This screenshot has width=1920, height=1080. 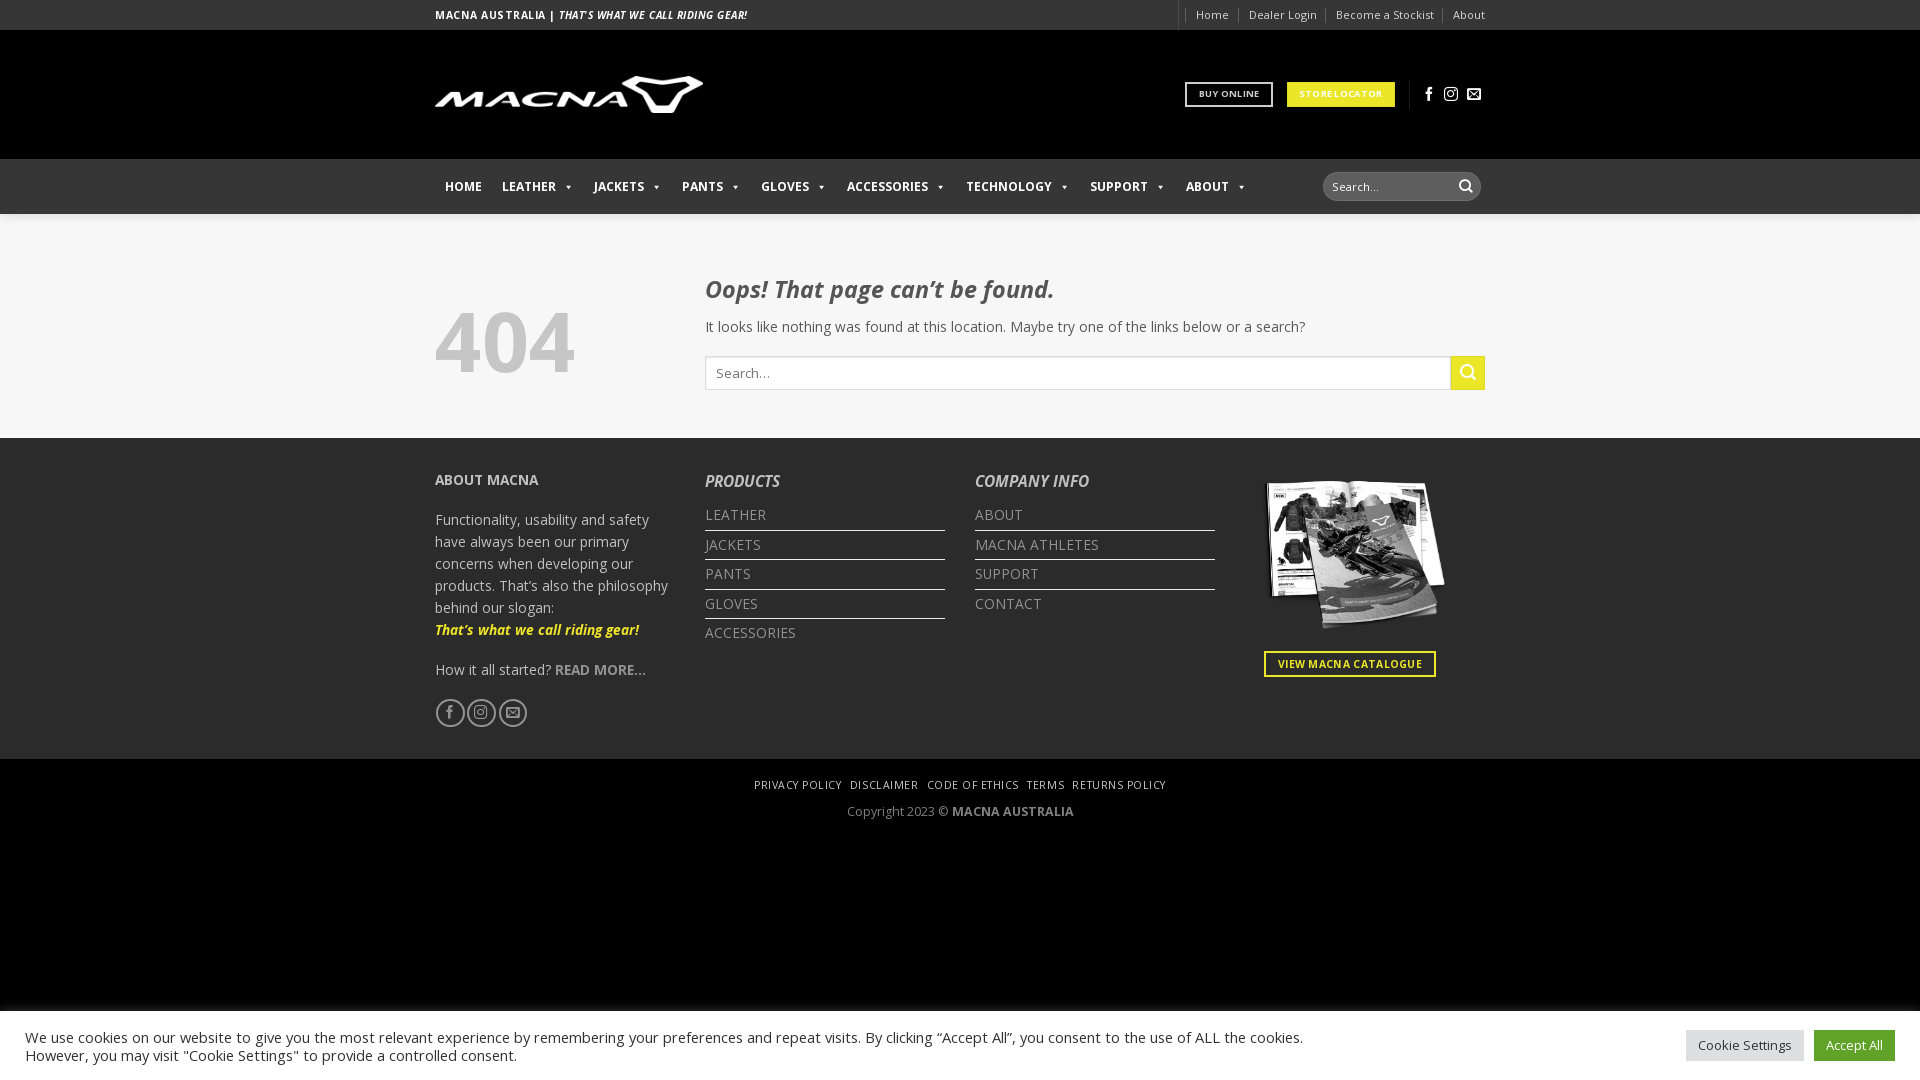 What do you see at coordinates (973, 784) in the screenshot?
I see `'CODE OF ETHICS'` at bounding box center [973, 784].